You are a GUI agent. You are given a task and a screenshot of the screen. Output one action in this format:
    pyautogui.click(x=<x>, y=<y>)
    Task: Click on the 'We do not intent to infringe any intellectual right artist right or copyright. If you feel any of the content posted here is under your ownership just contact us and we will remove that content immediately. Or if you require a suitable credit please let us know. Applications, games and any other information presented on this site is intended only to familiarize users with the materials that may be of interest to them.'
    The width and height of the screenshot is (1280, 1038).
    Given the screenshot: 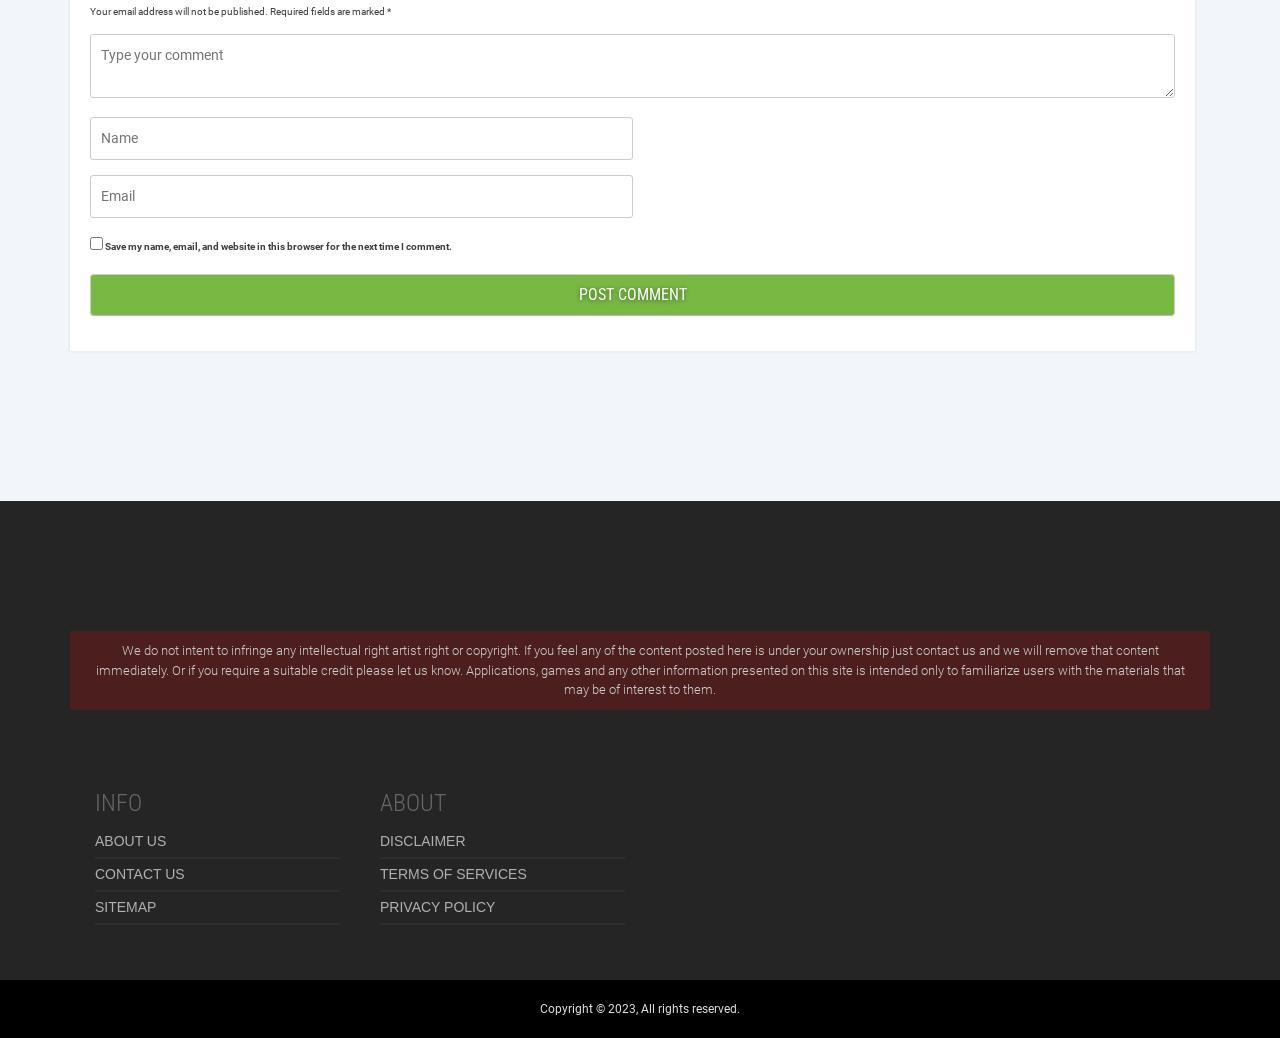 What is the action you would take?
    pyautogui.click(x=93, y=669)
    